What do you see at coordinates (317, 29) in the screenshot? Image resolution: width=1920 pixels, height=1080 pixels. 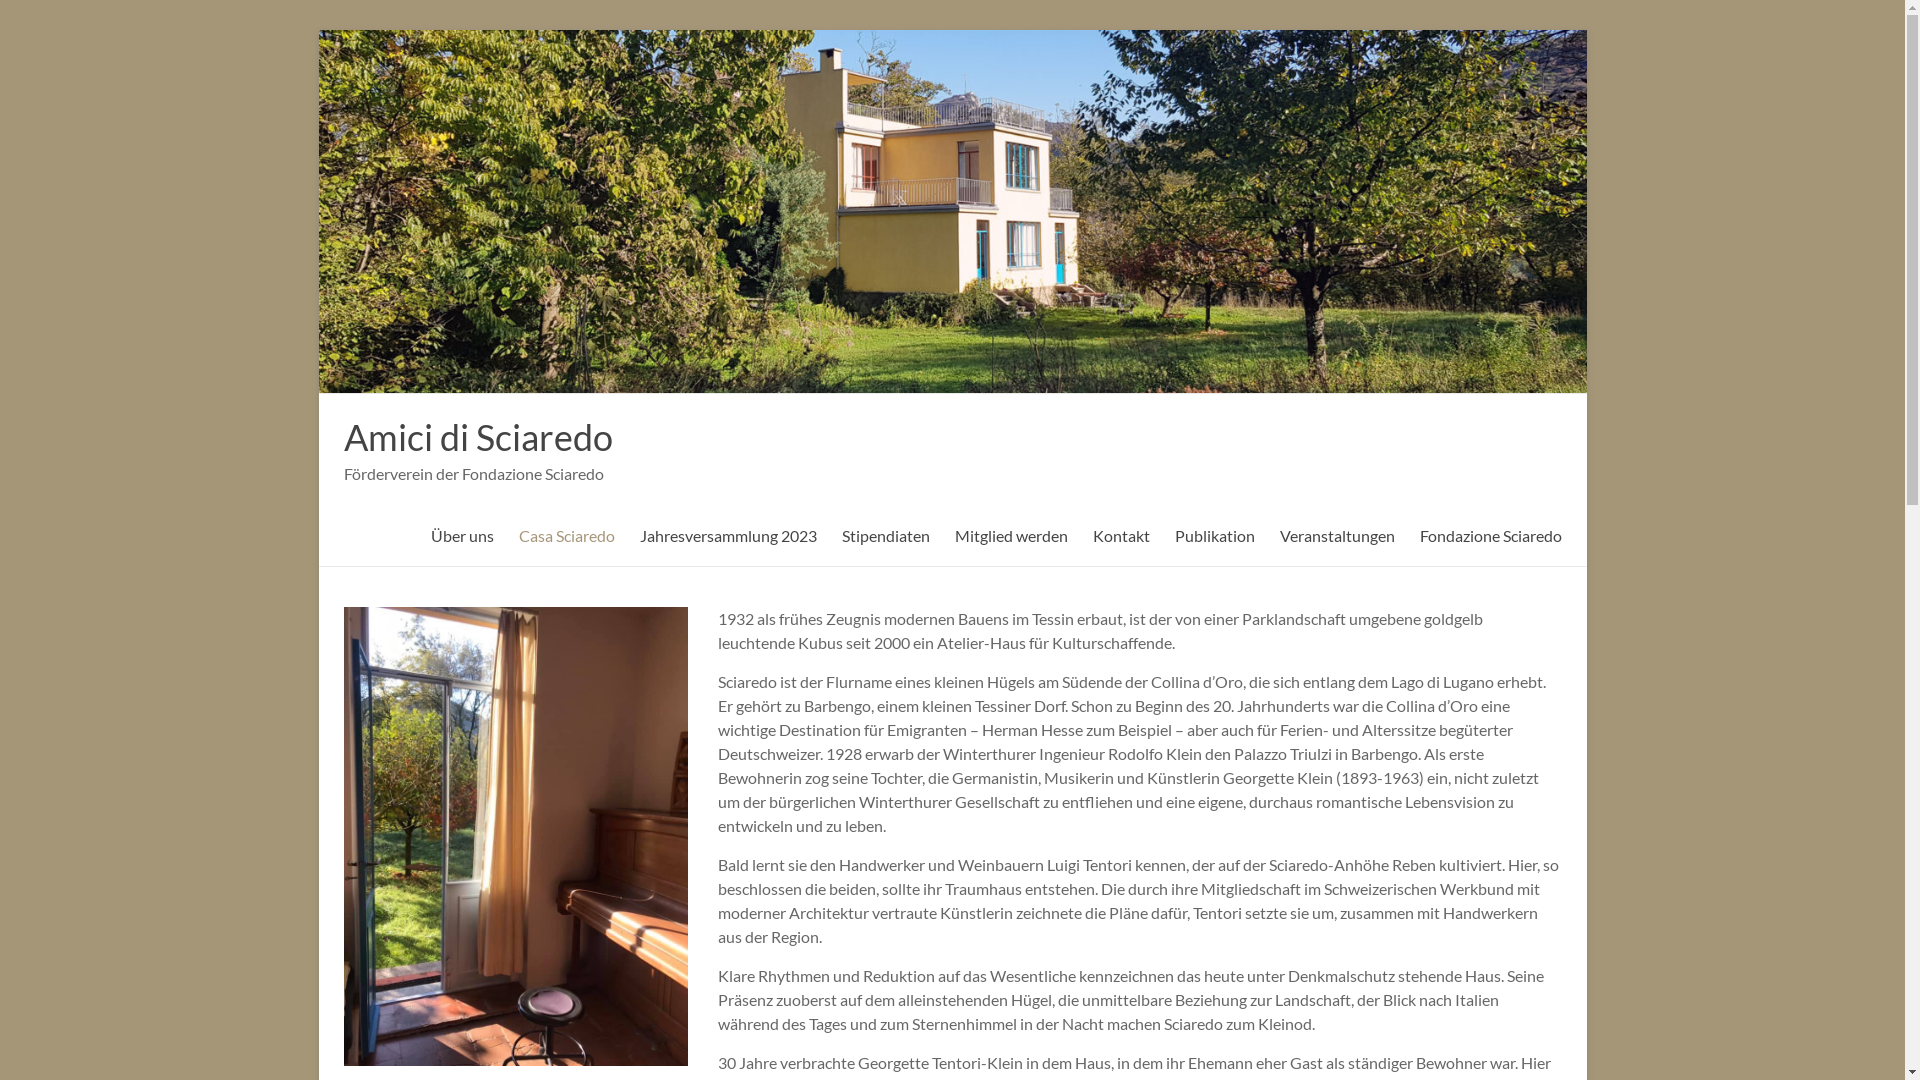 I see `'Zum Inhalt springen'` at bounding box center [317, 29].